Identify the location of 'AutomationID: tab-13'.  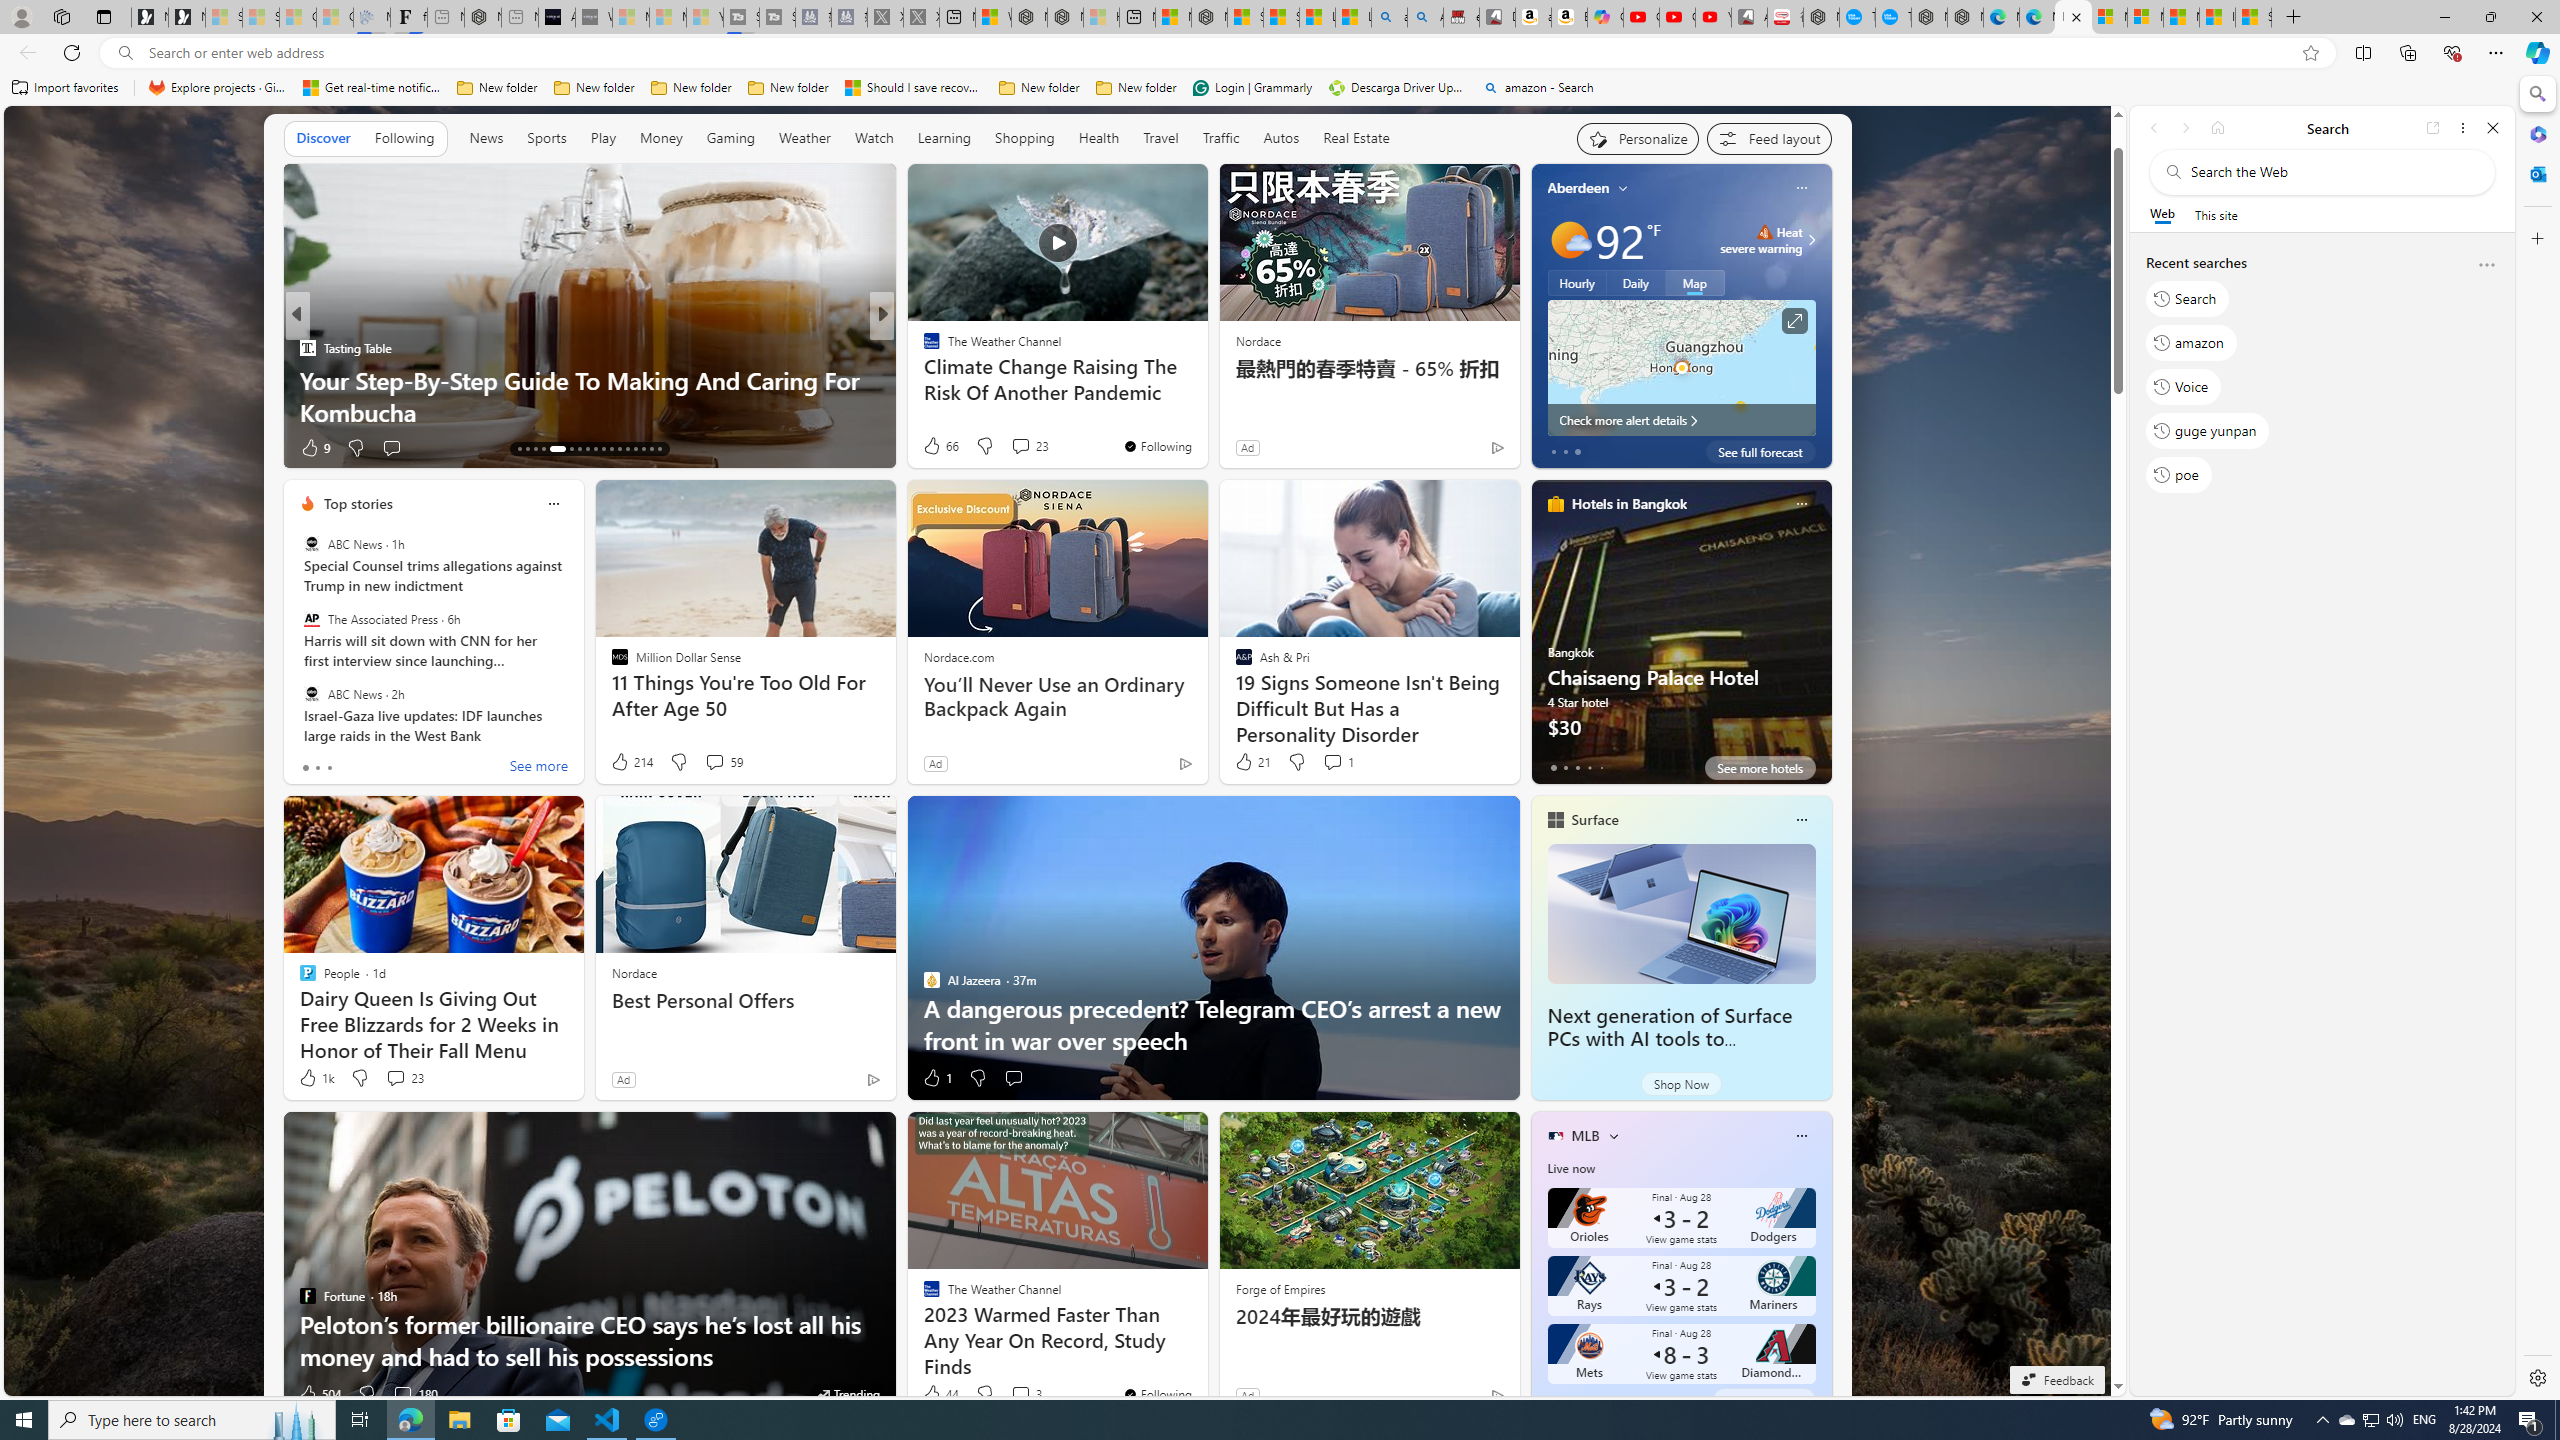
(518, 448).